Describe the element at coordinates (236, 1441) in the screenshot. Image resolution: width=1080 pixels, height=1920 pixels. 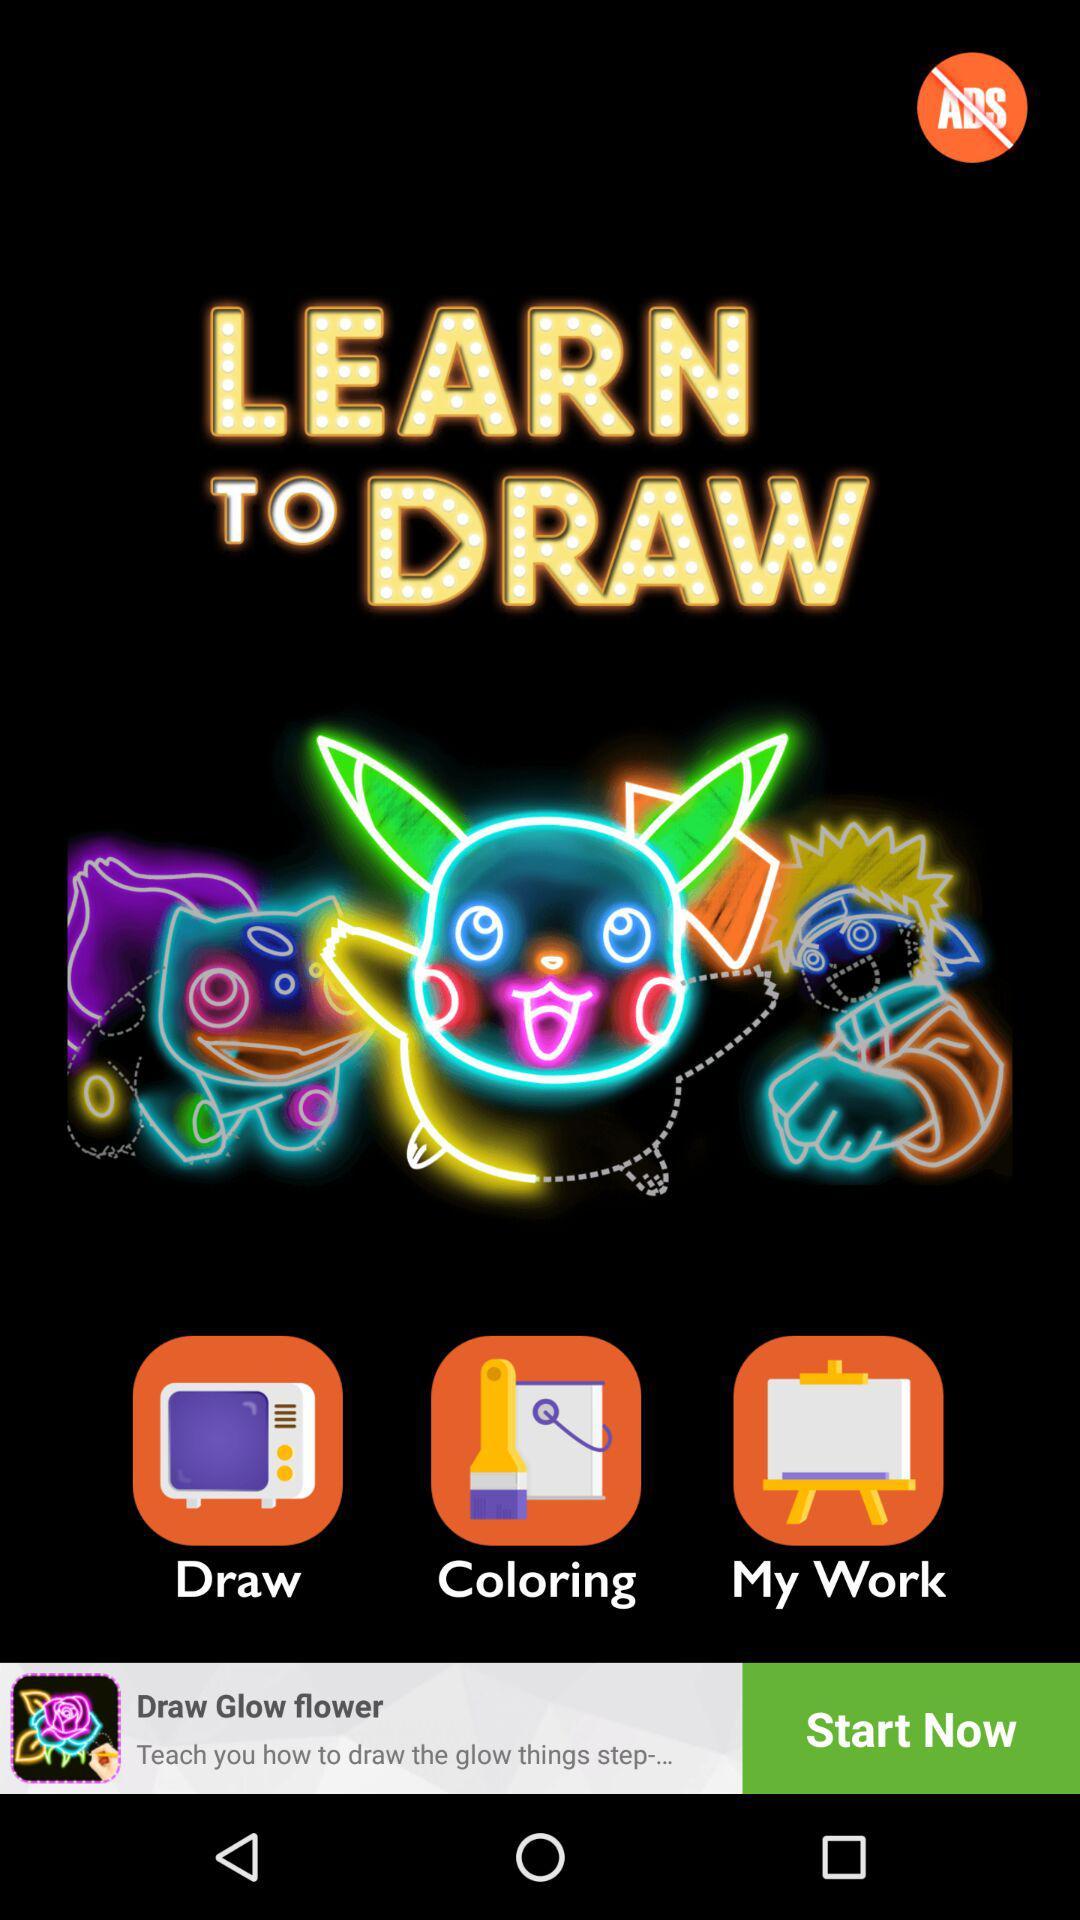
I see `draw the image` at that location.